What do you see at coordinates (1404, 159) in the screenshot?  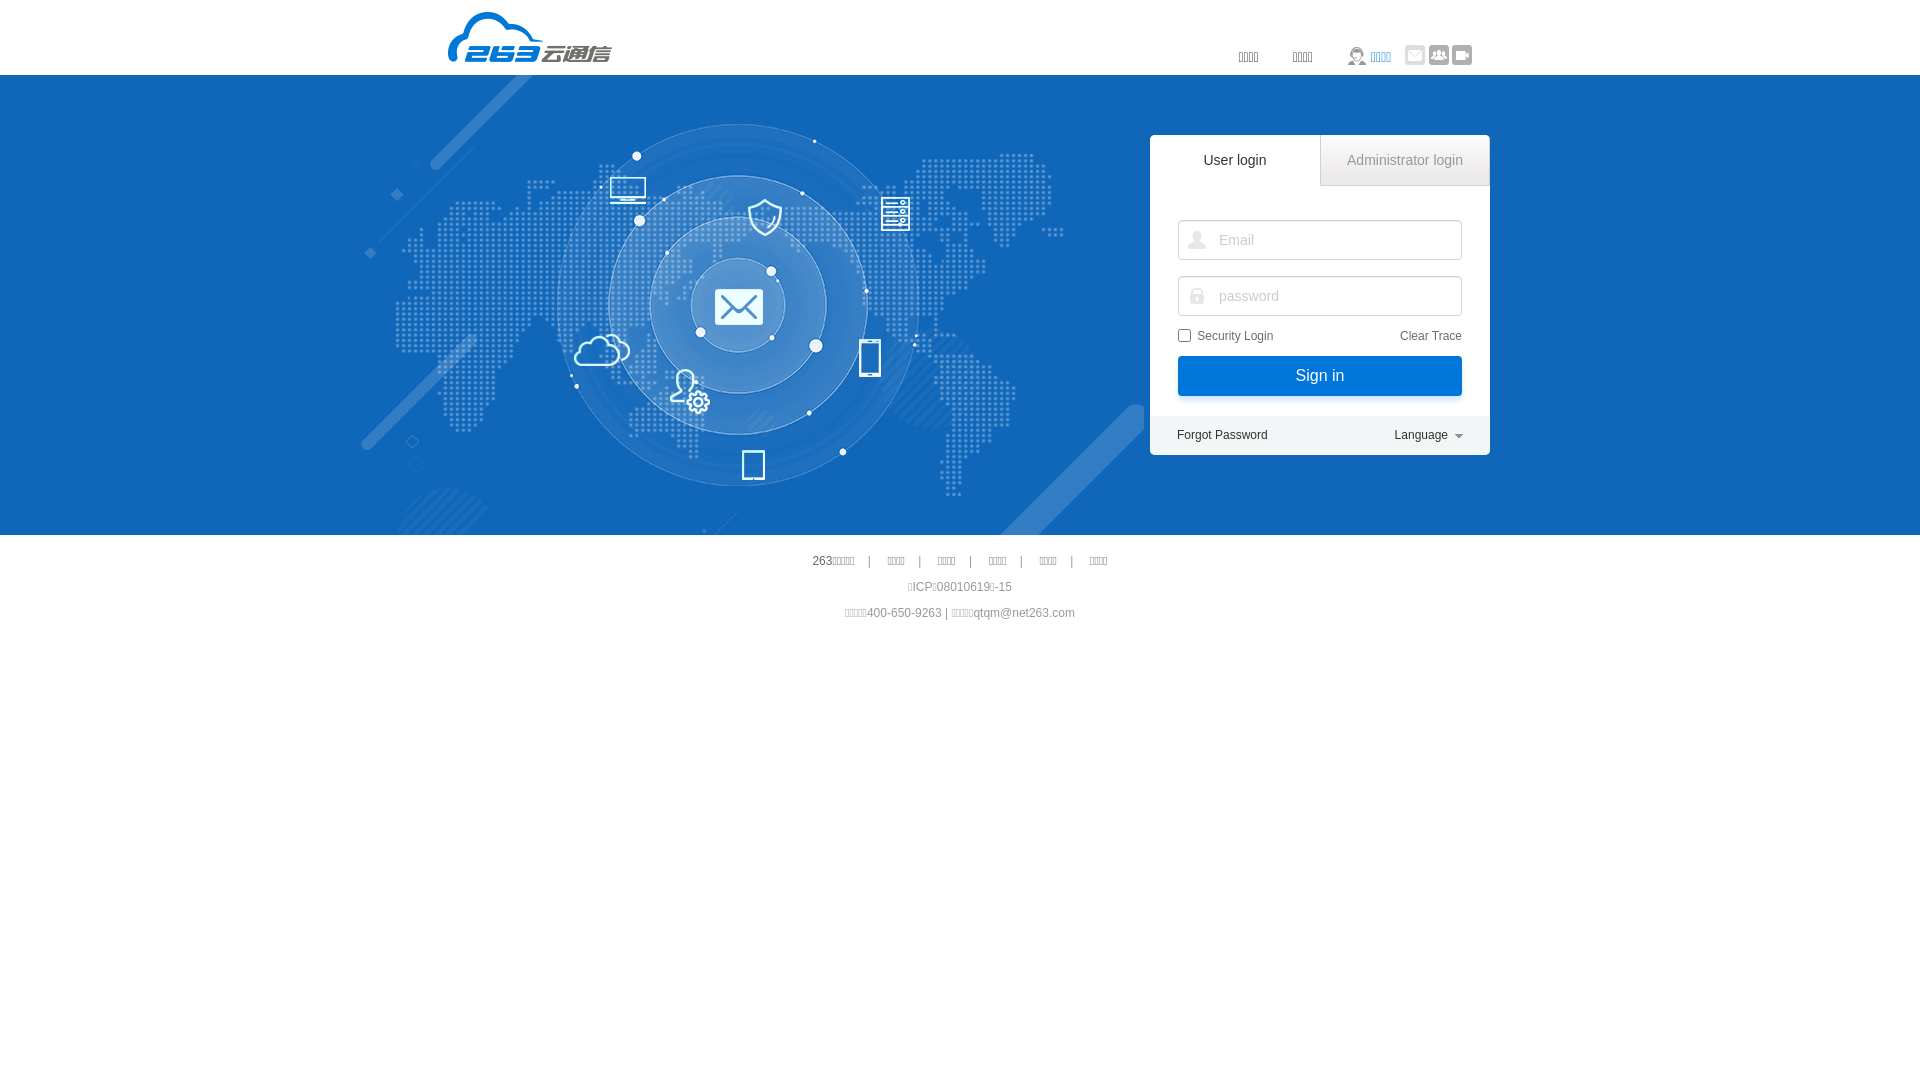 I see `'Administrator login'` at bounding box center [1404, 159].